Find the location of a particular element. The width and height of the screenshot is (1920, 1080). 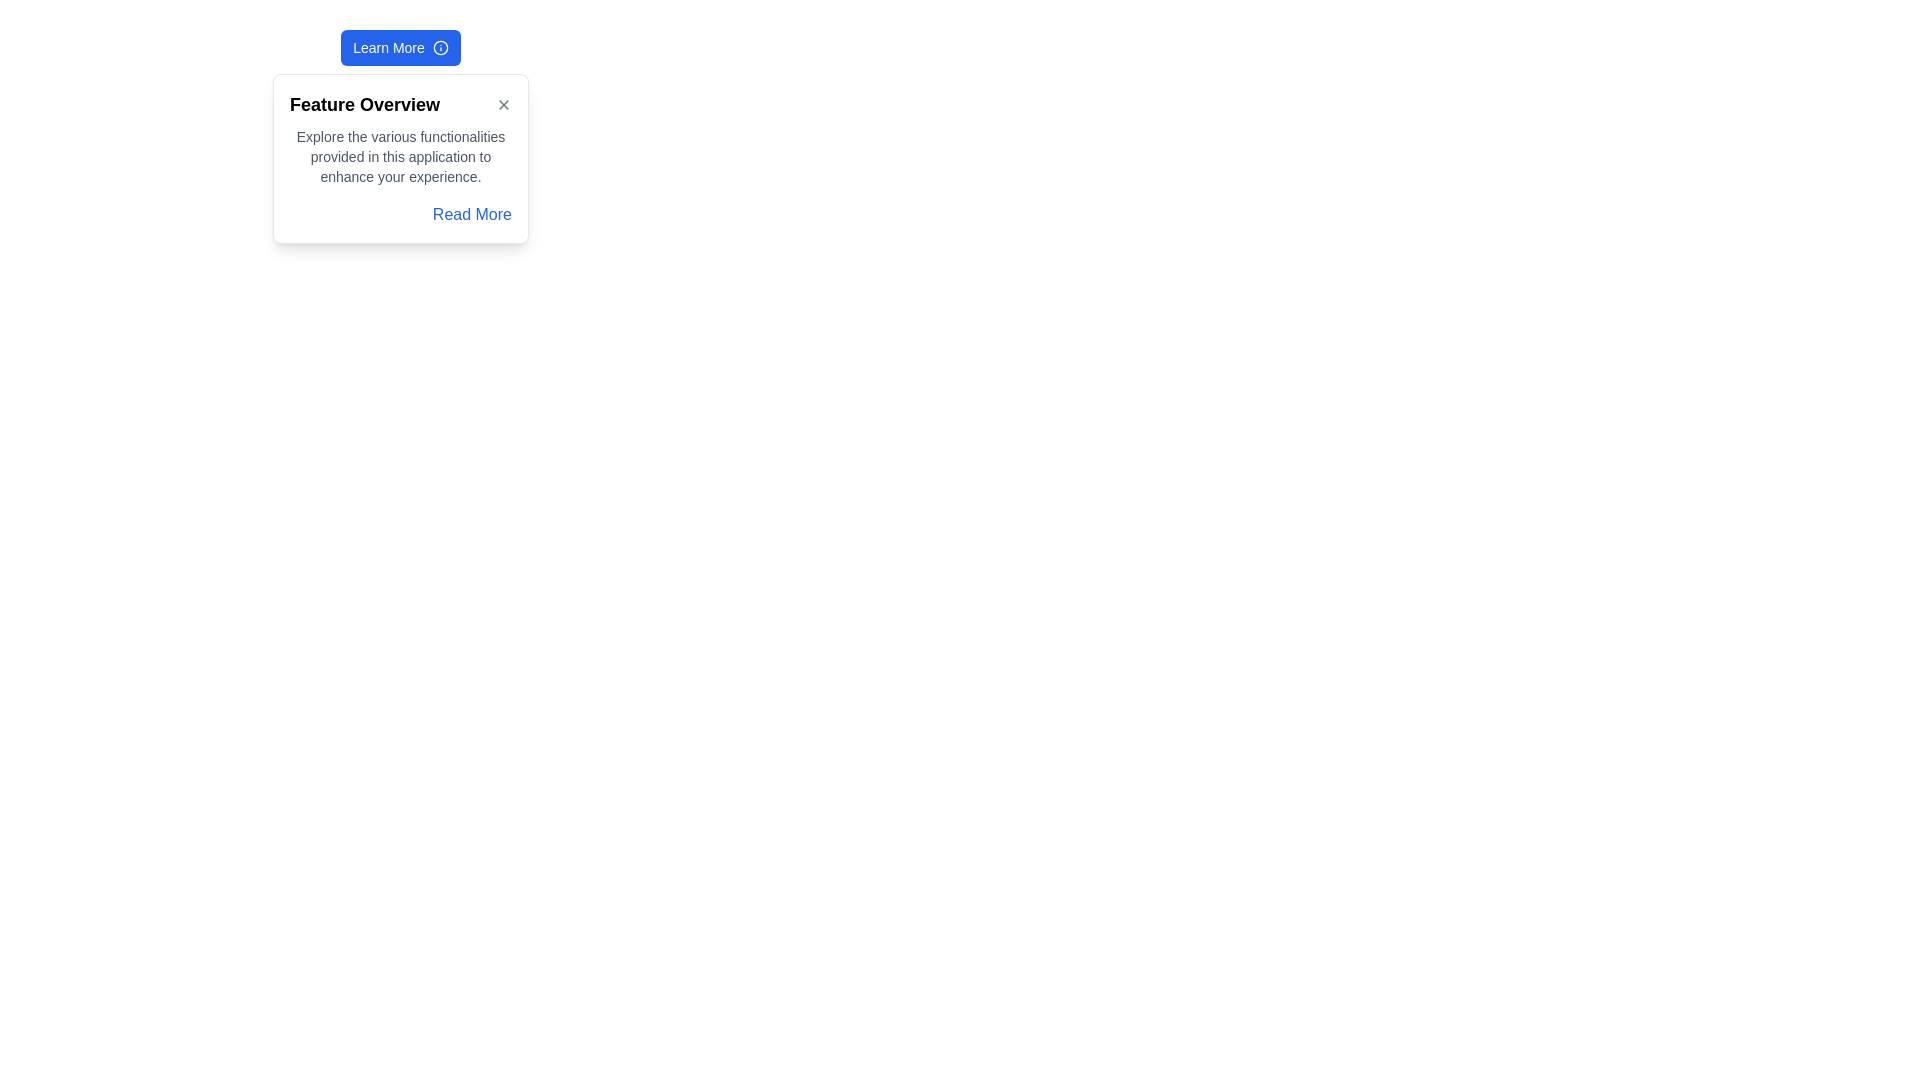

the hyperlink located at the bottom right corner of the 'Feature Overview' informational card is located at coordinates (471, 214).